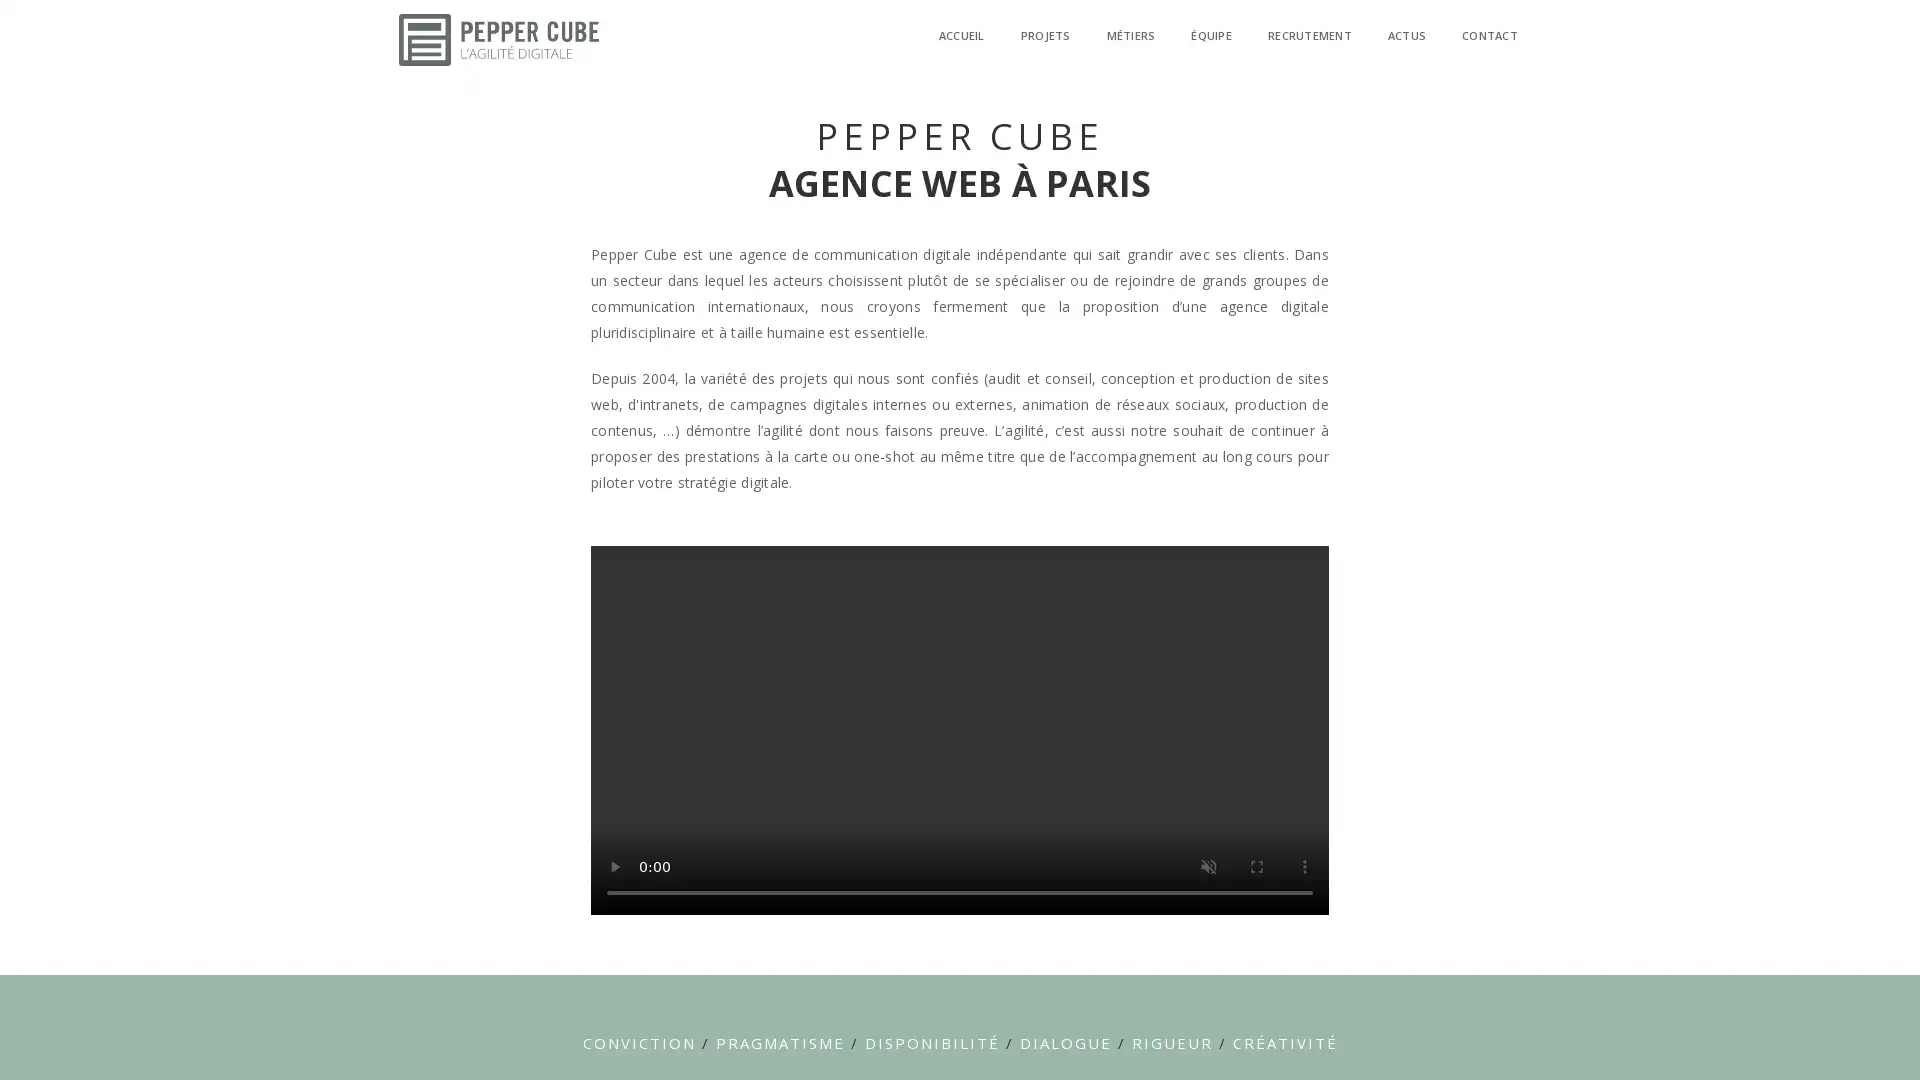  I want to click on unmute, so click(1208, 866).